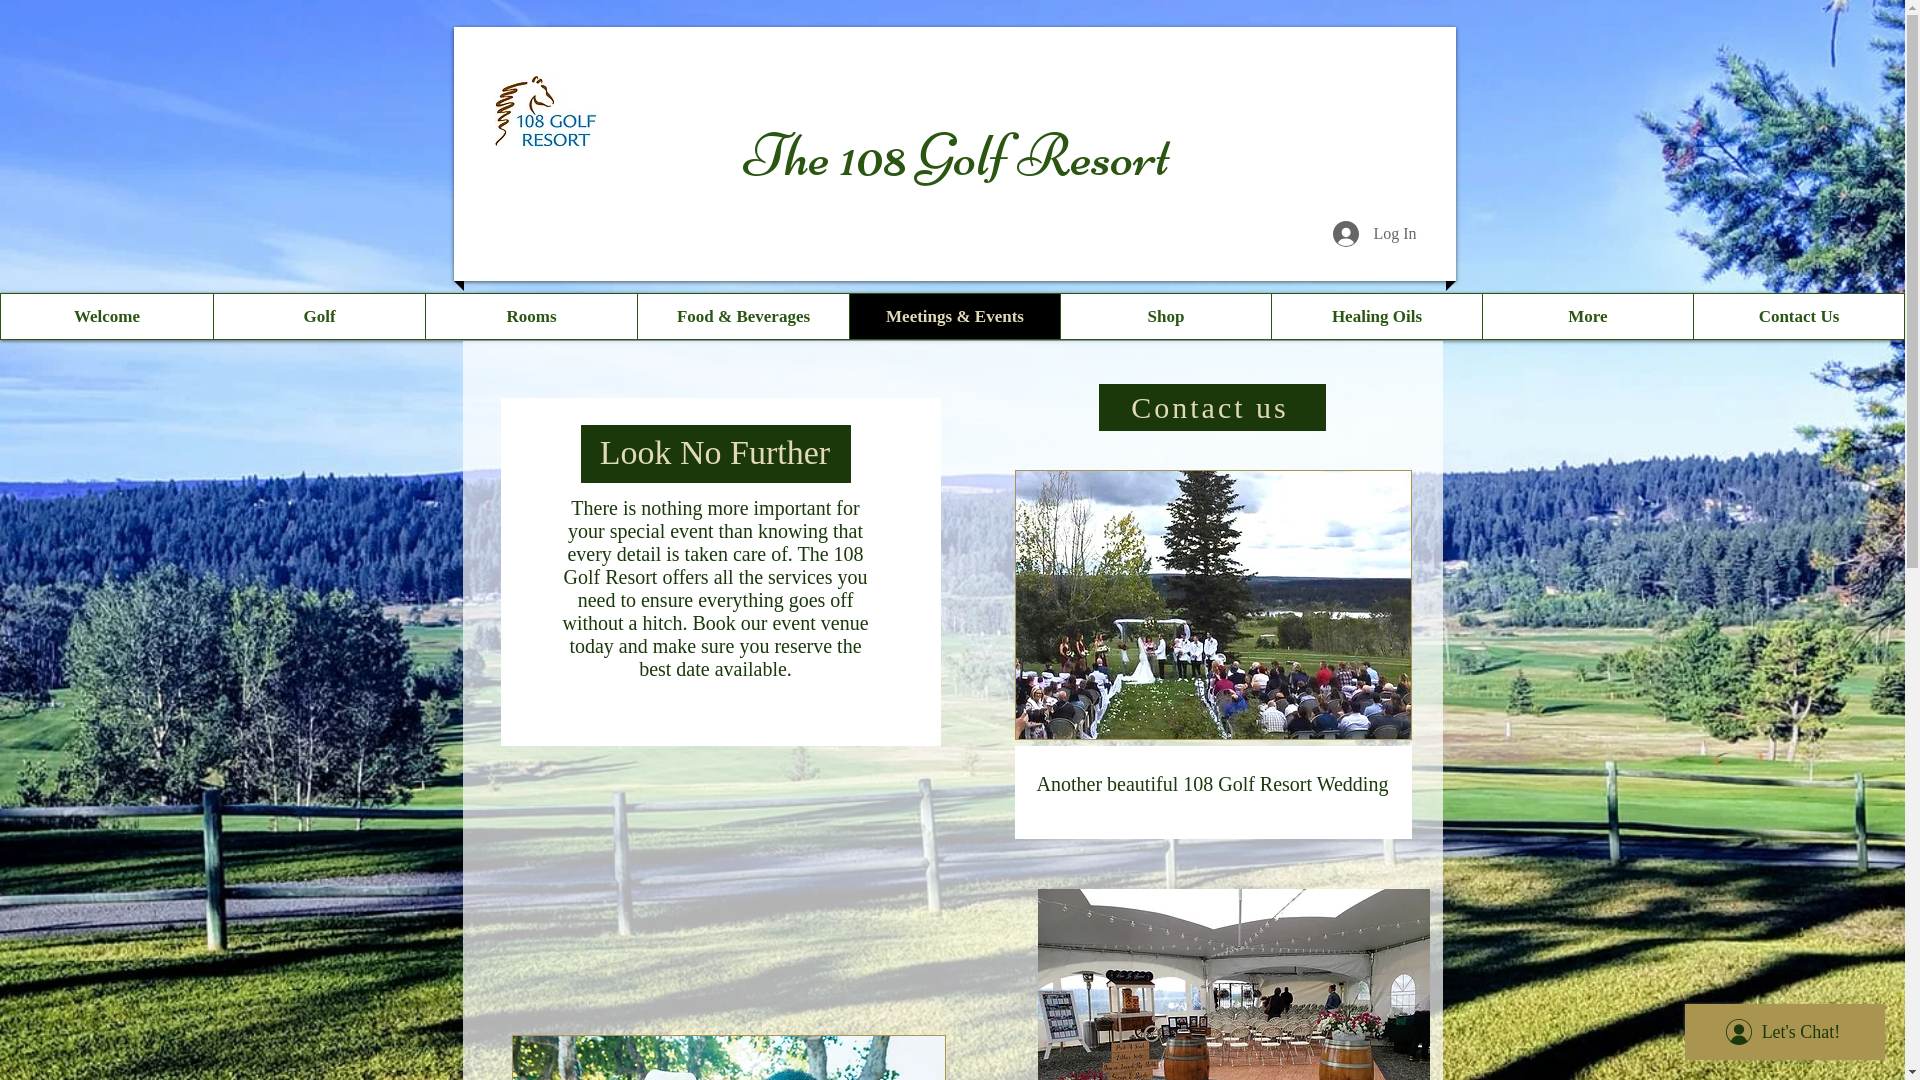 The image size is (1920, 1080). Describe the element at coordinates (742, 315) in the screenshot. I see `'Food & Beverages'` at that location.